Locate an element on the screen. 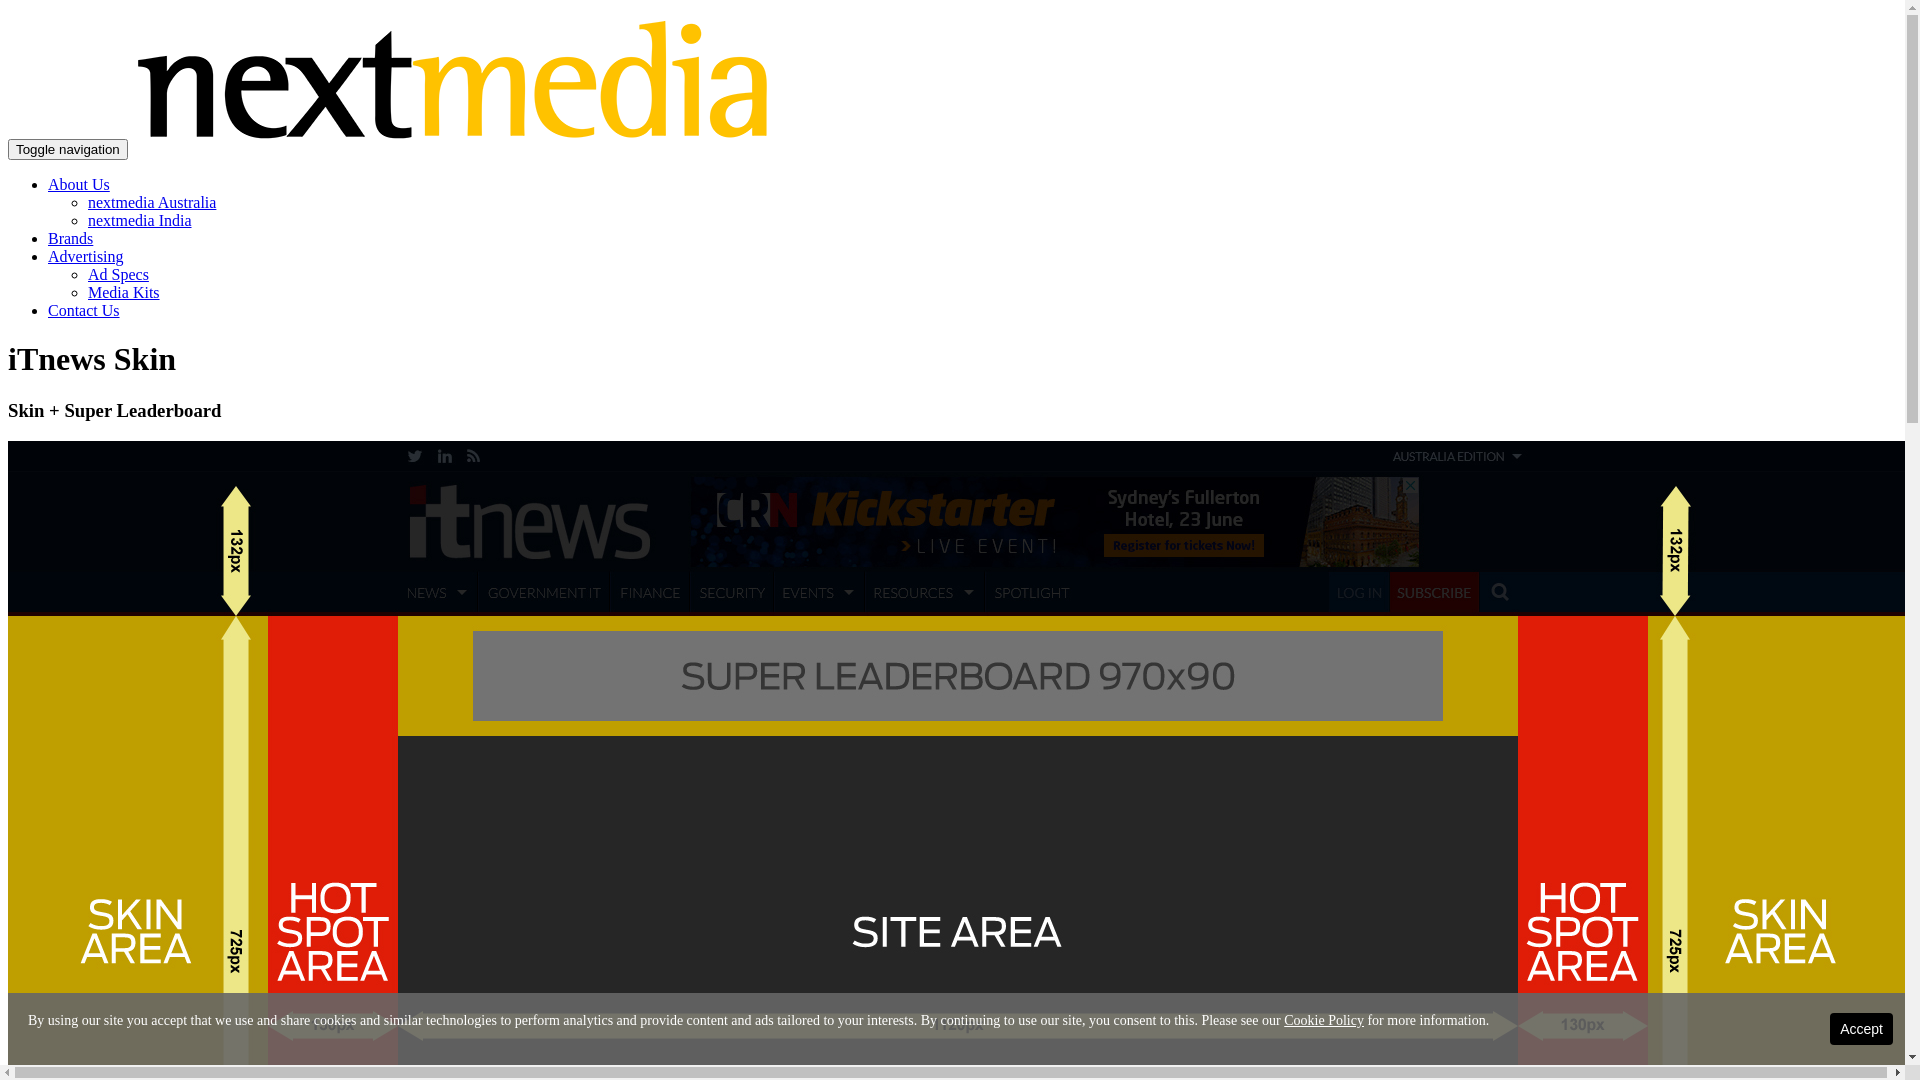  'Media Kits' is located at coordinates (123, 292).